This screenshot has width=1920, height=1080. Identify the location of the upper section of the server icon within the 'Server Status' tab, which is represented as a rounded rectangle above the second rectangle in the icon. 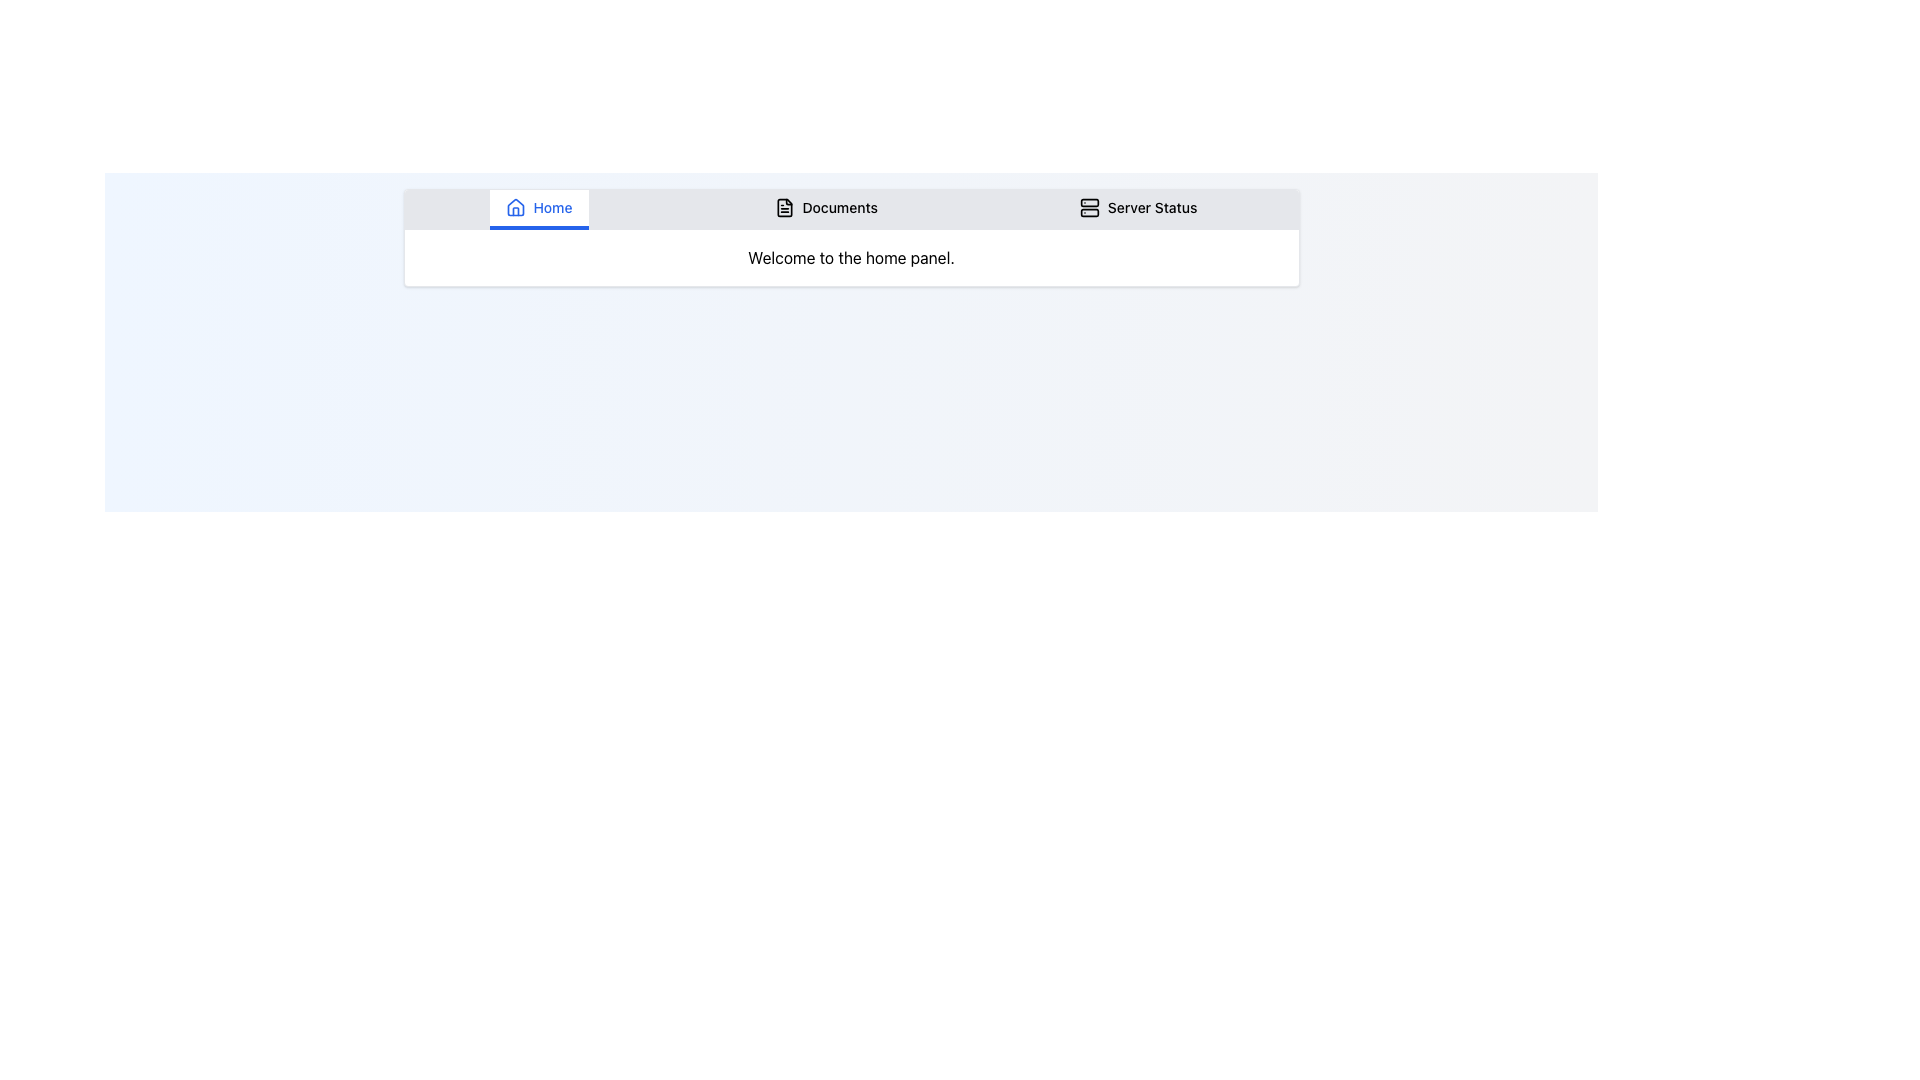
(1088, 203).